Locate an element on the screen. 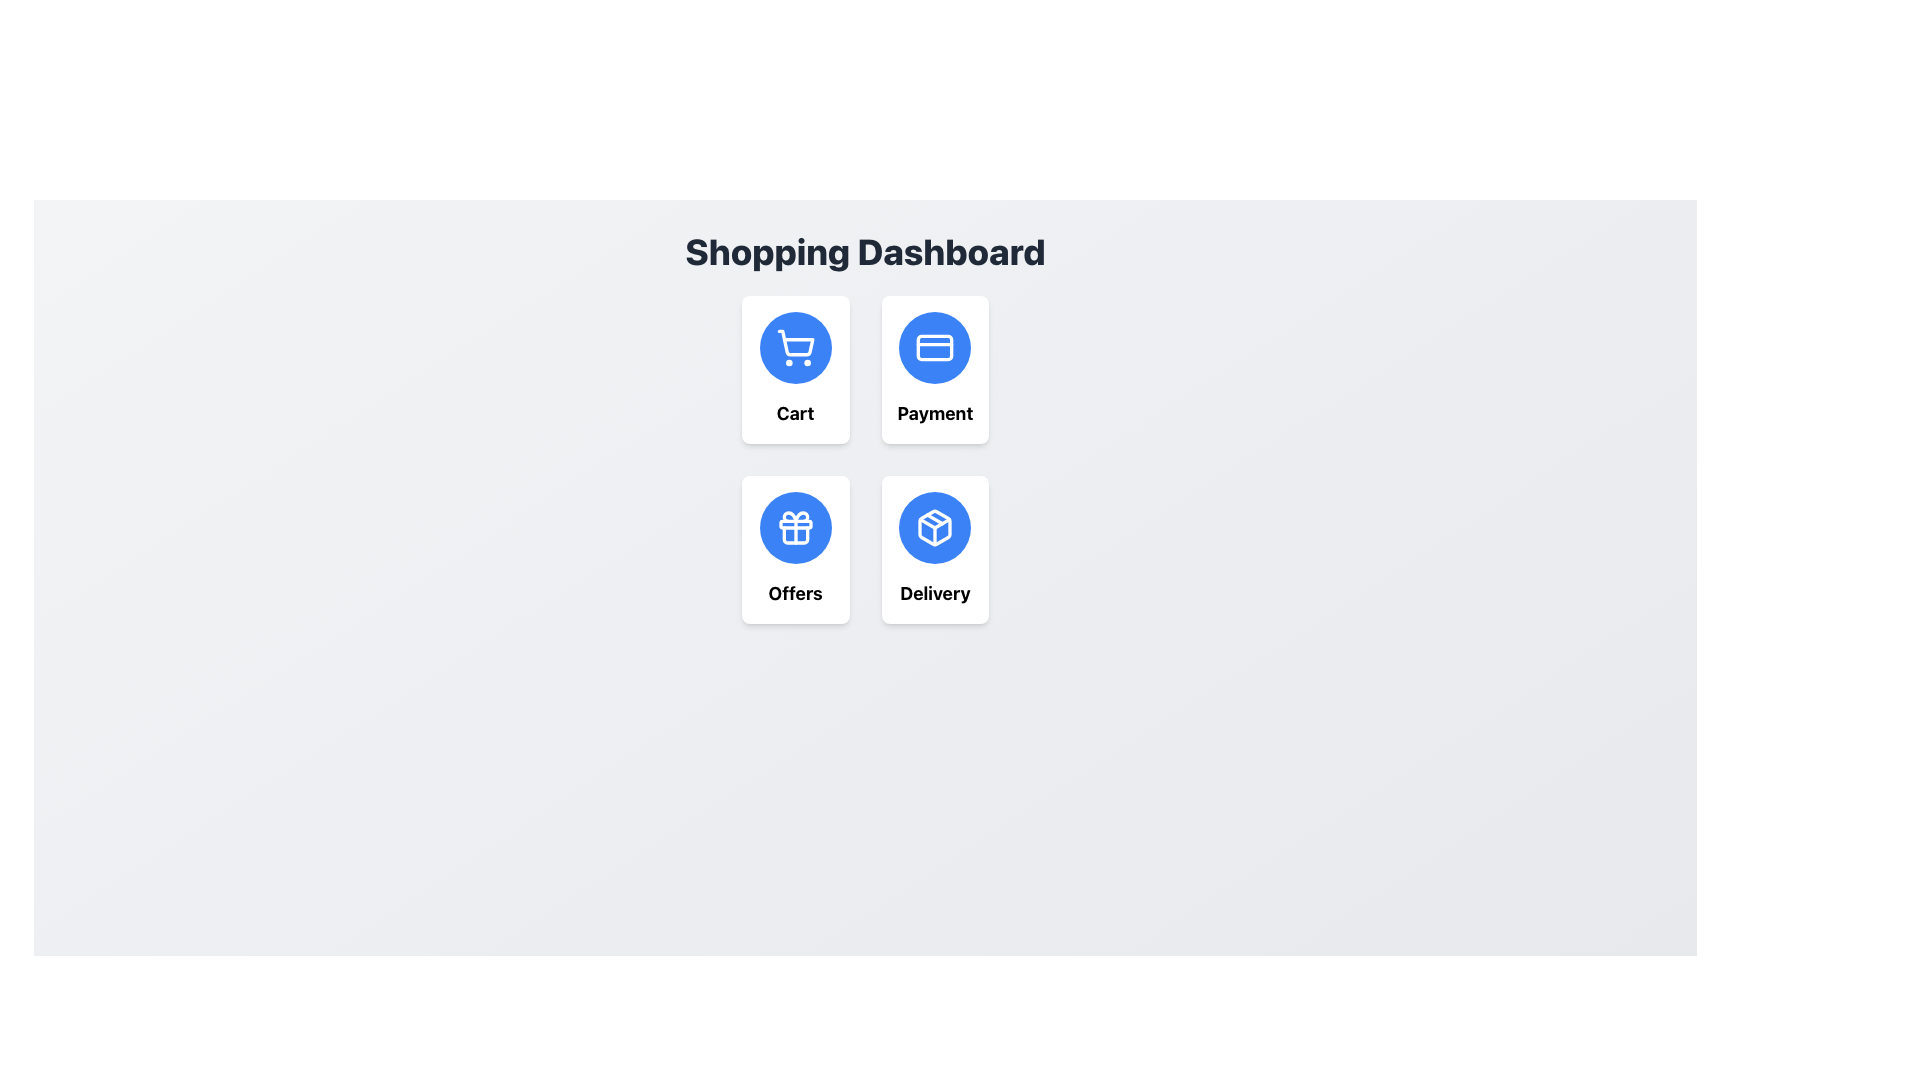 The width and height of the screenshot is (1920, 1080). the decorative graphical component that forms the horizontal band of the gift box icon located above the 'Offers' label in the lower-left card is located at coordinates (794, 523).